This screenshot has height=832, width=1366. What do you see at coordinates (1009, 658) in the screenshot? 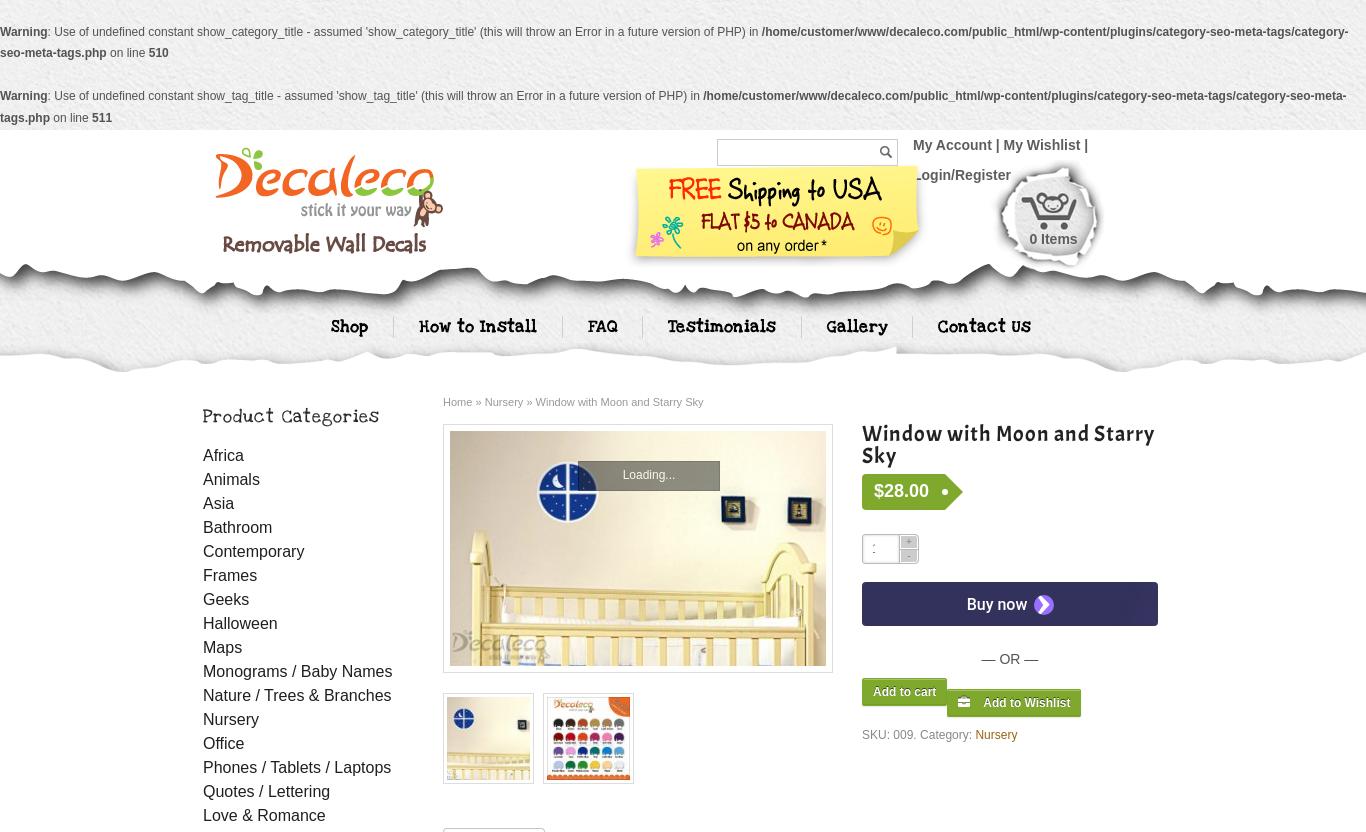
I see `'— OR —'` at bounding box center [1009, 658].